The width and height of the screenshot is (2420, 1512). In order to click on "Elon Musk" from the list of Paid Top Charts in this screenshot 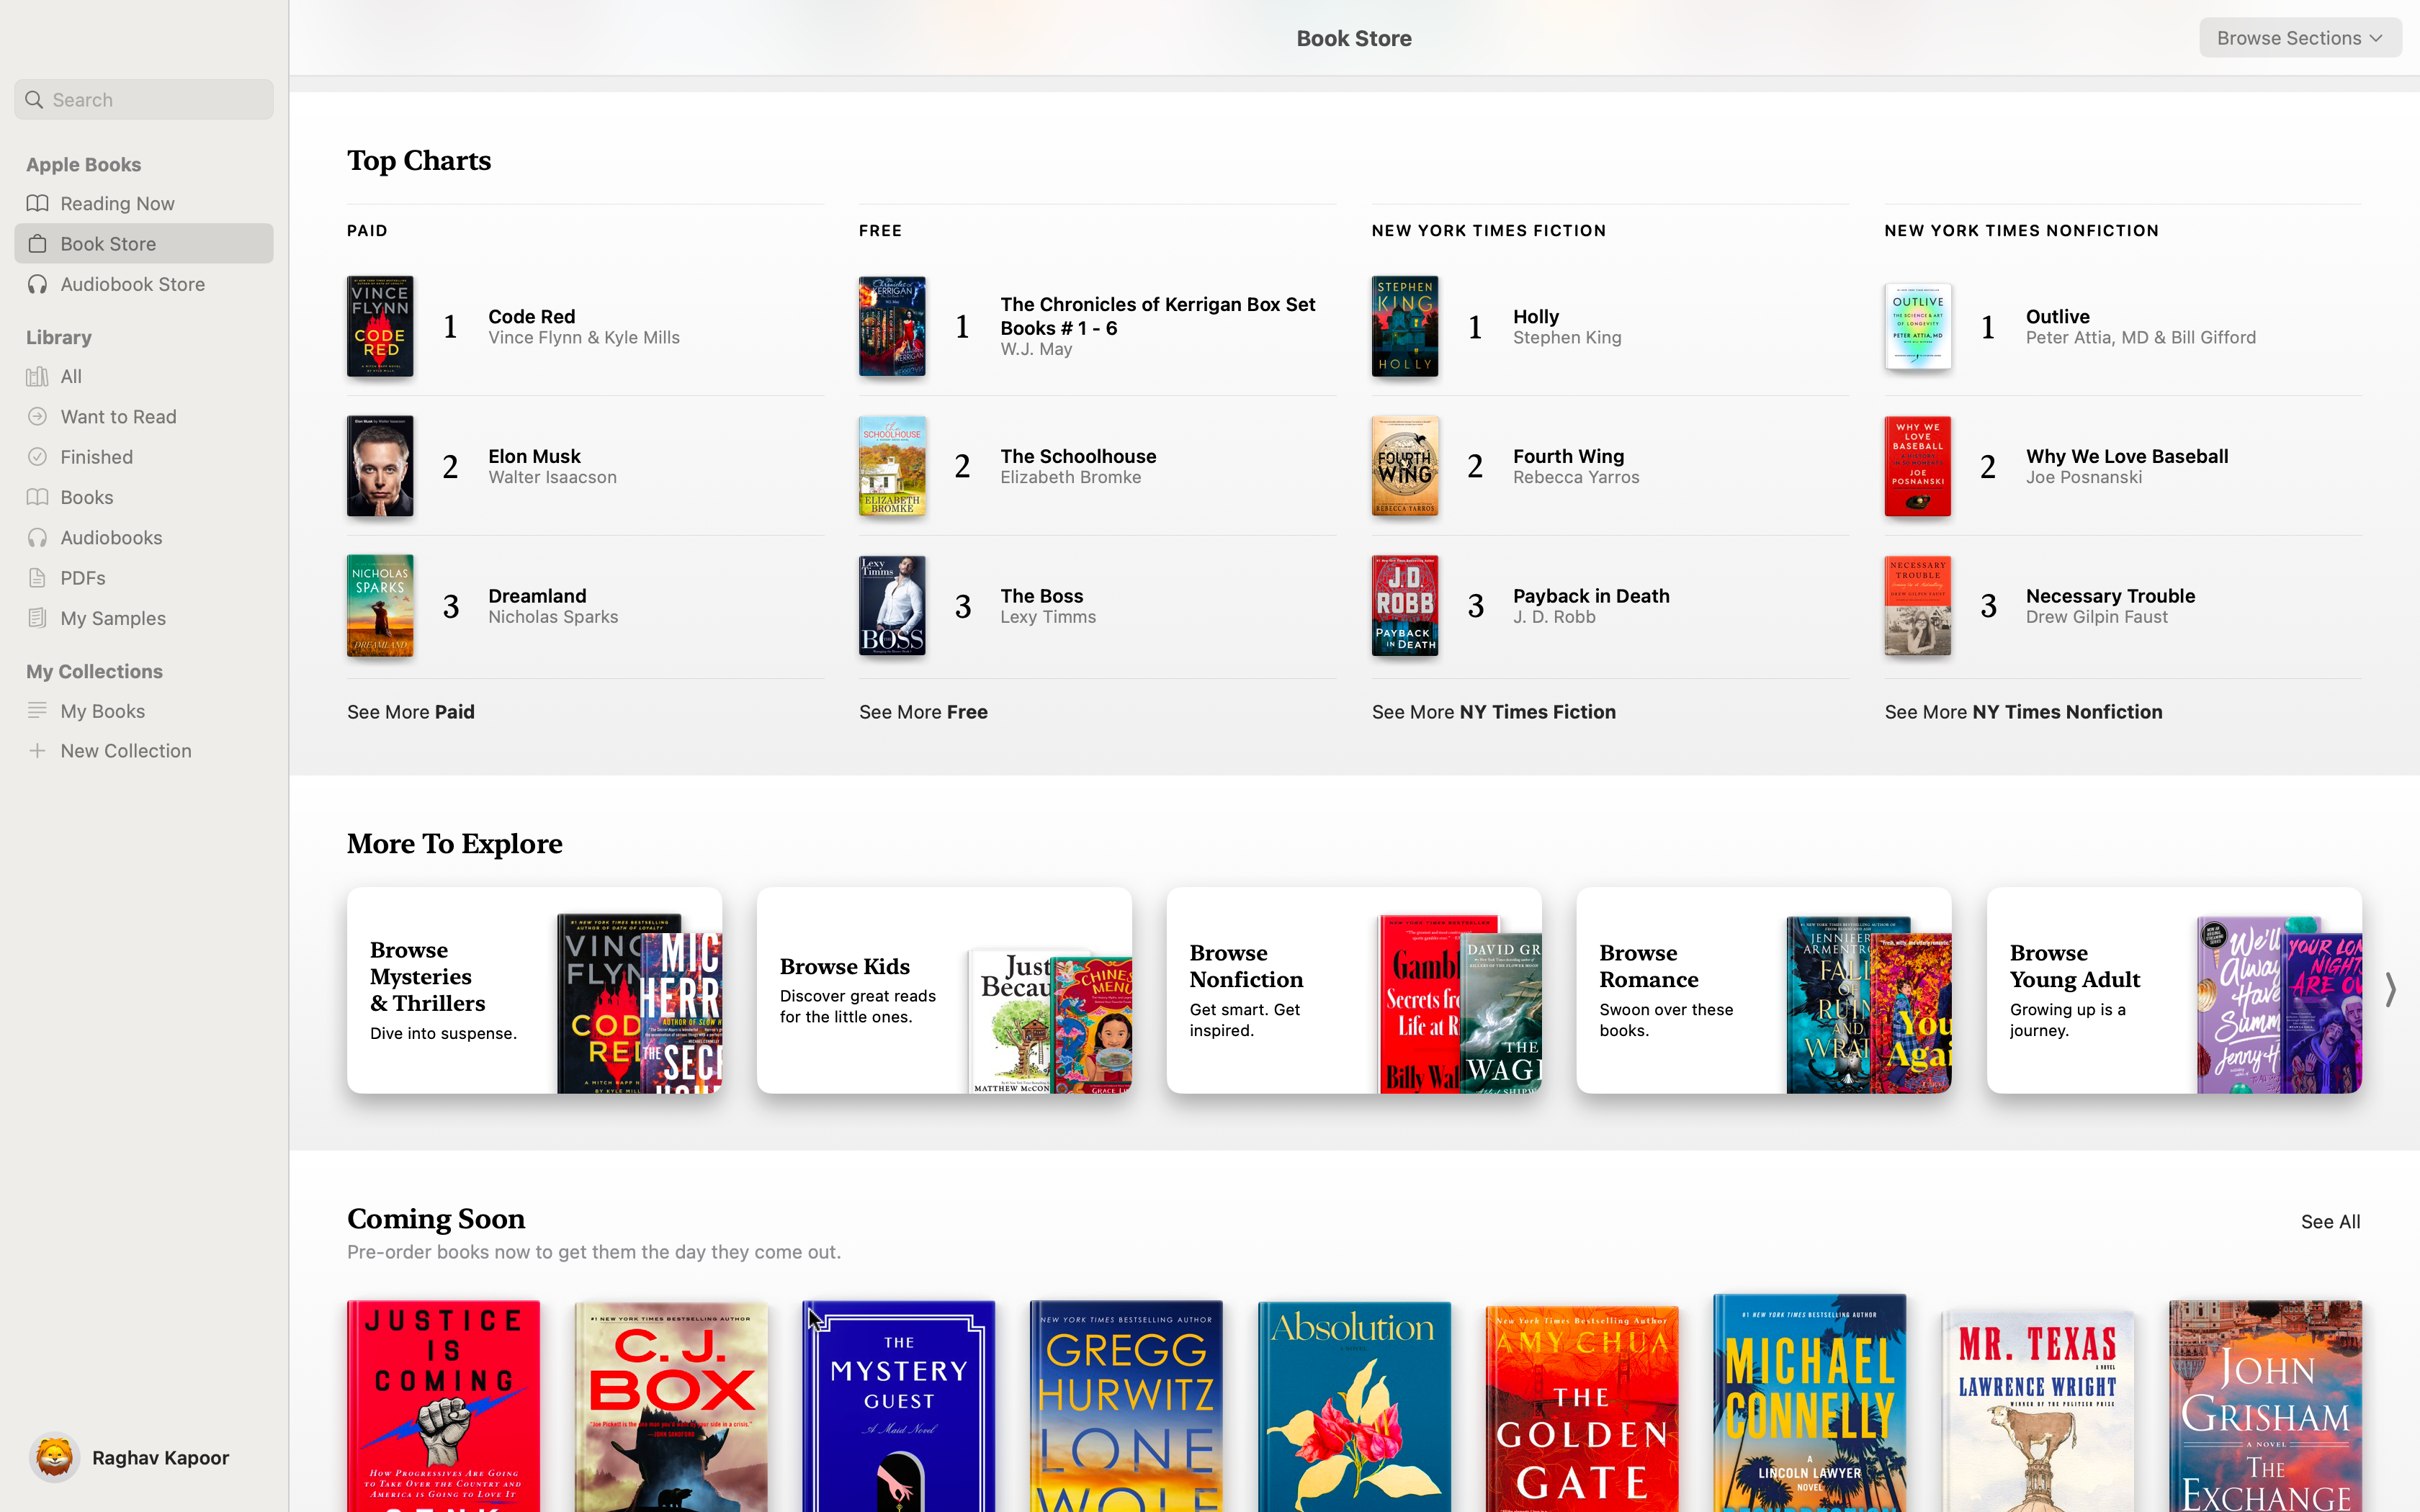, I will do `click(566, 469)`.